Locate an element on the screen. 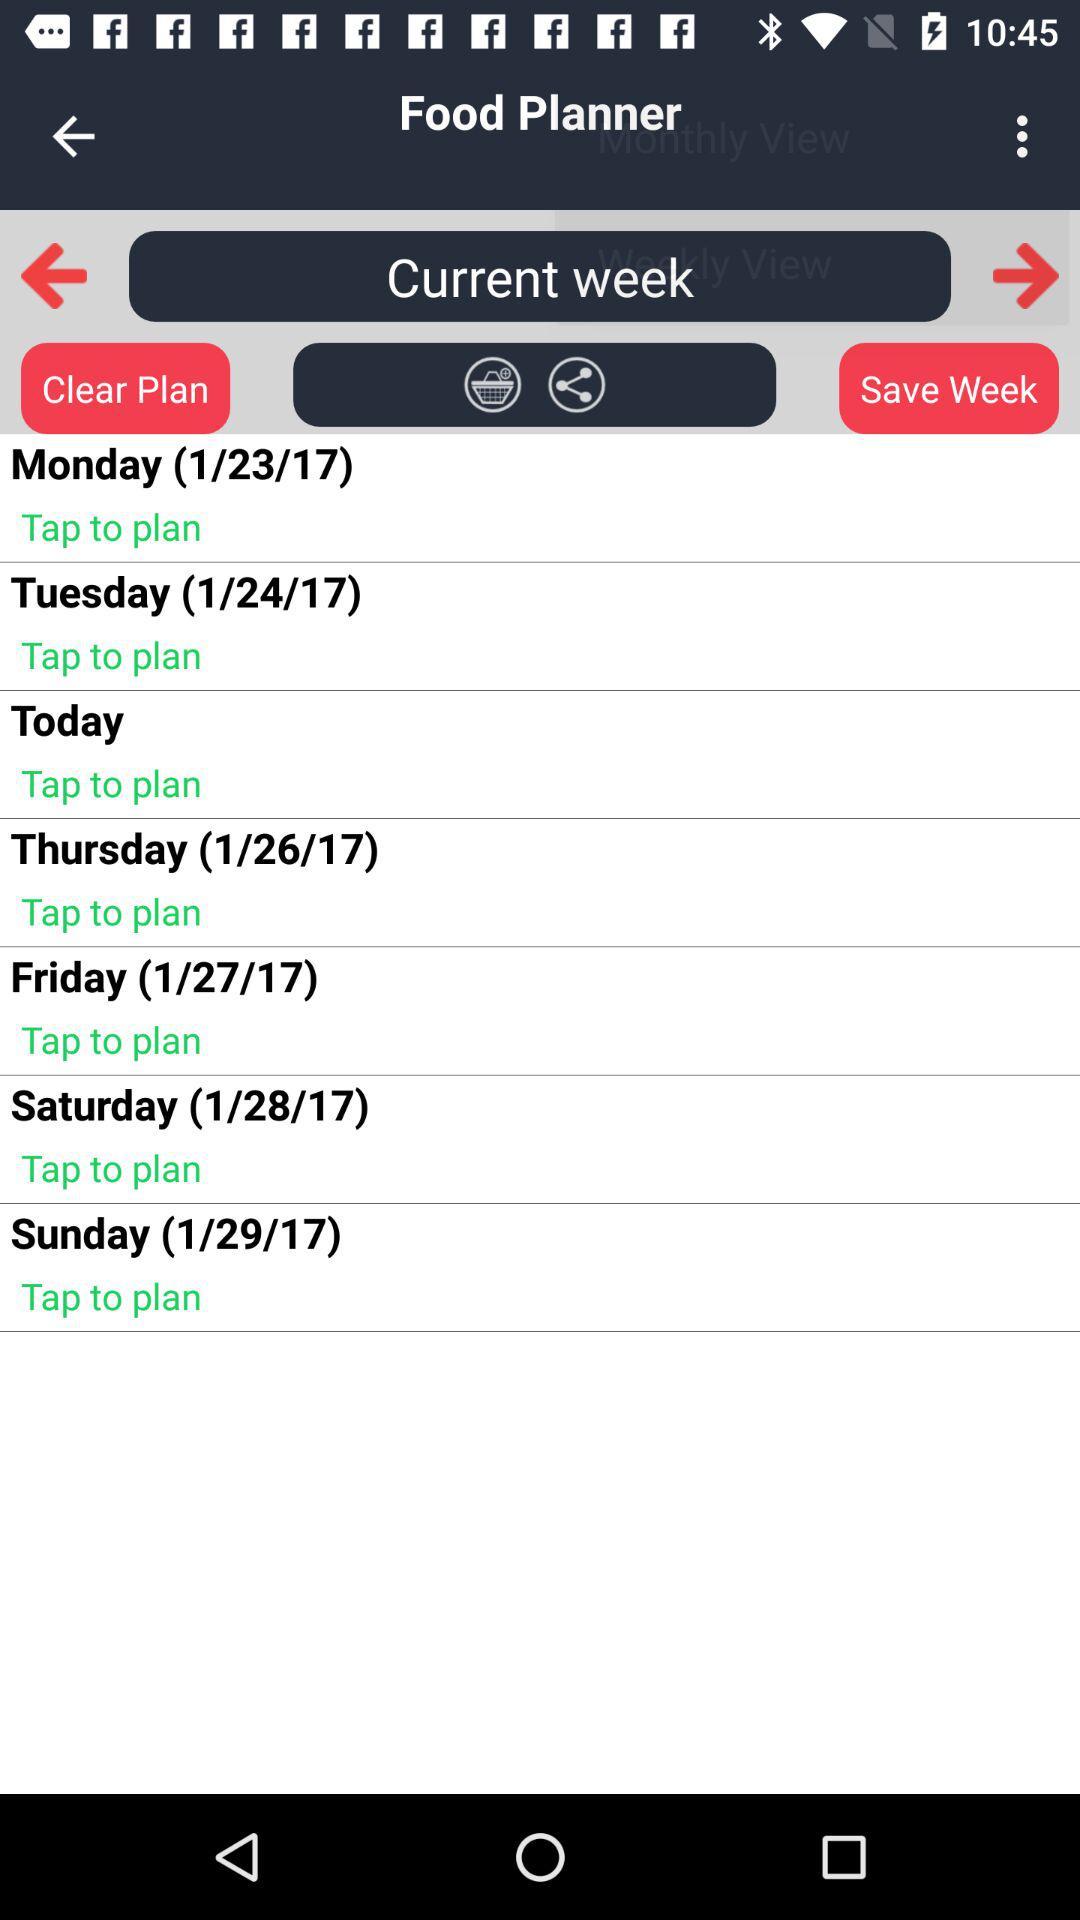 The width and height of the screenshot is (1080, 1920). the share icon is located at coordinates (576, 384).